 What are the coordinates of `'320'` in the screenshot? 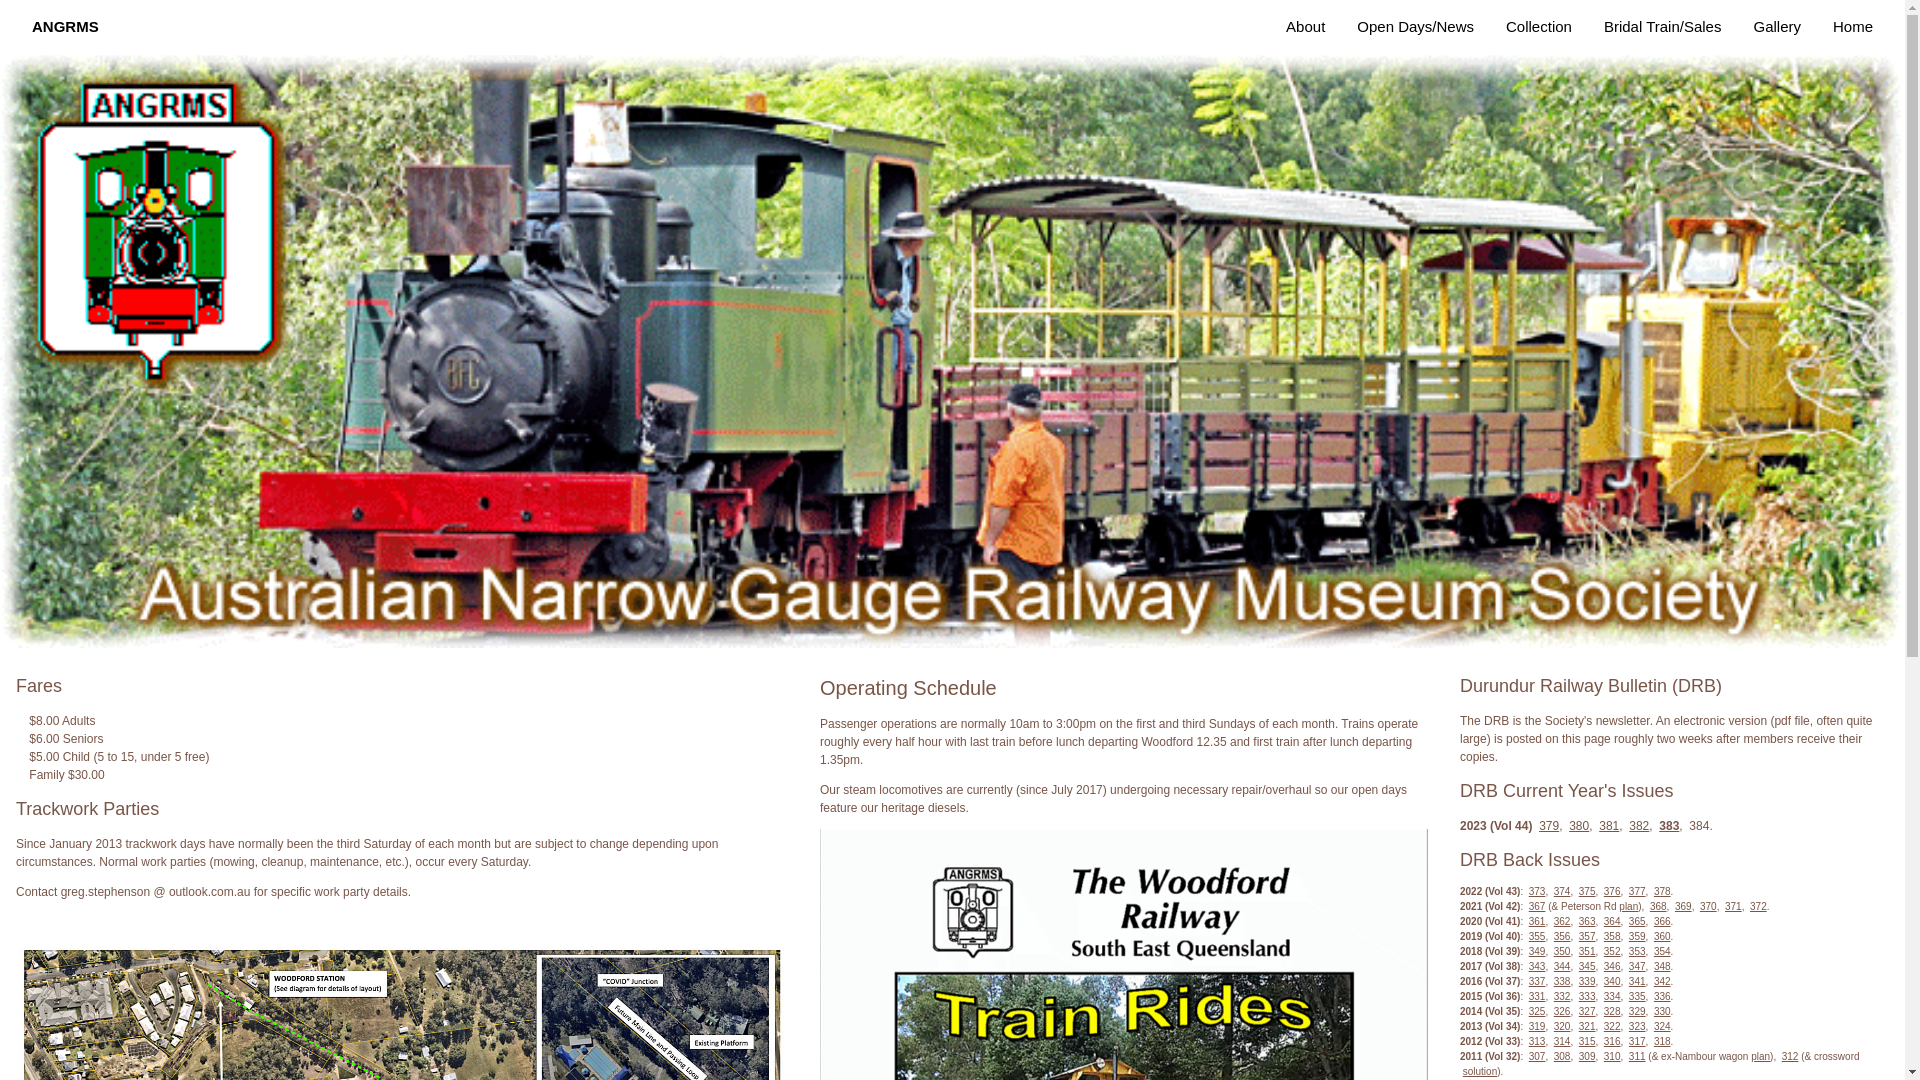 It's located at (1561, 1026).